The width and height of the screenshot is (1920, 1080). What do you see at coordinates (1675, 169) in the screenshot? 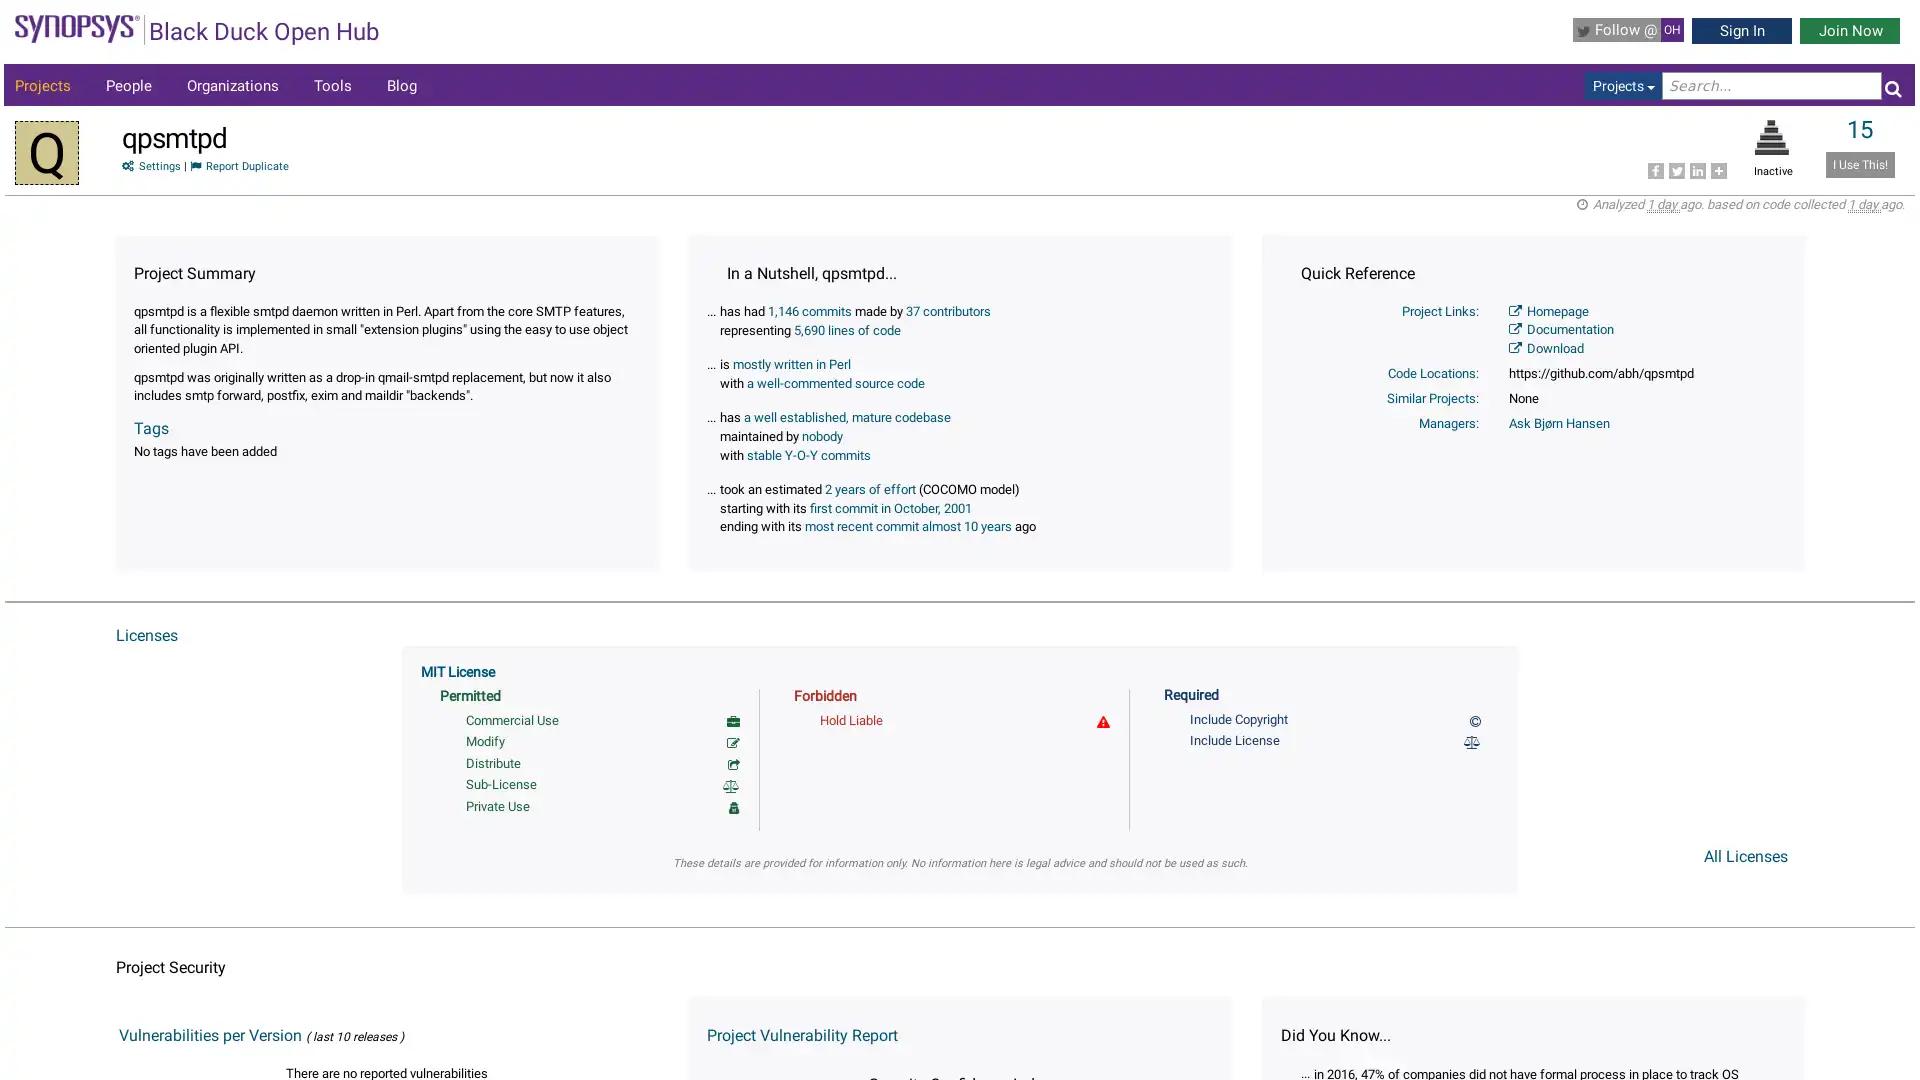
I see `Share to Twitter` at bounding box center [1675, 169].